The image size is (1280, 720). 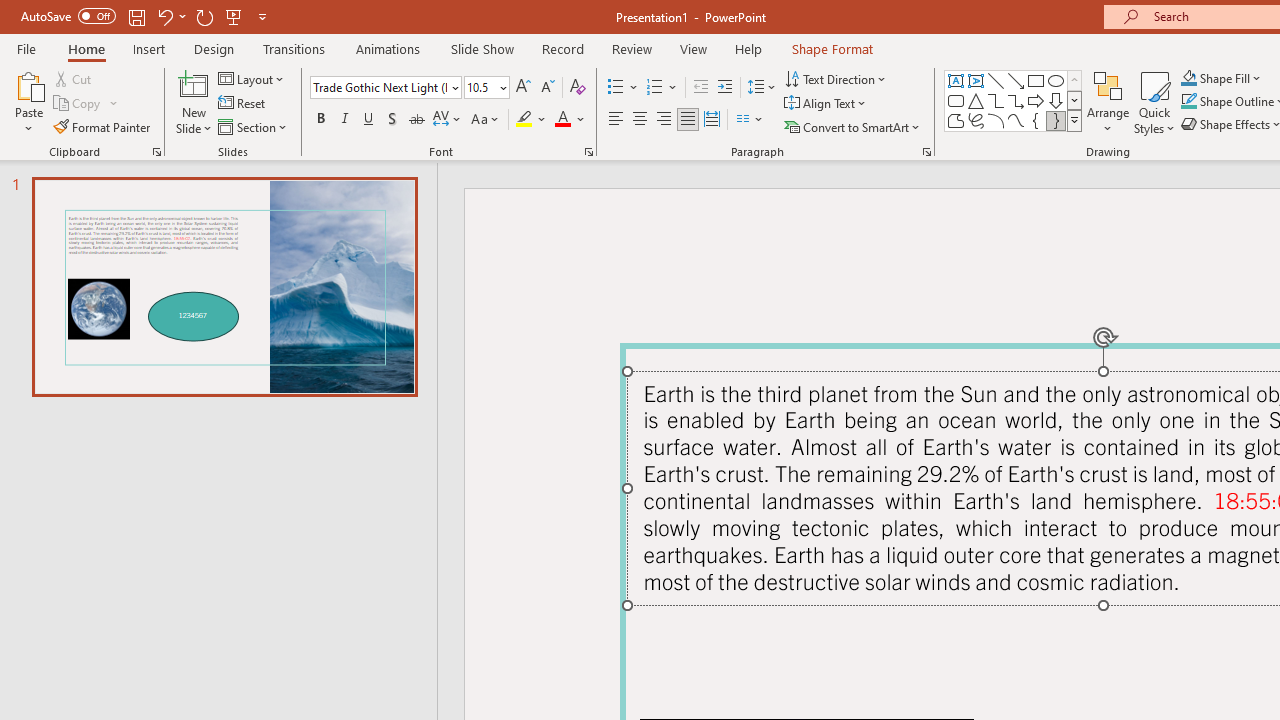 I want to click on 'Shape Fill', so click(x=1220, y=77).